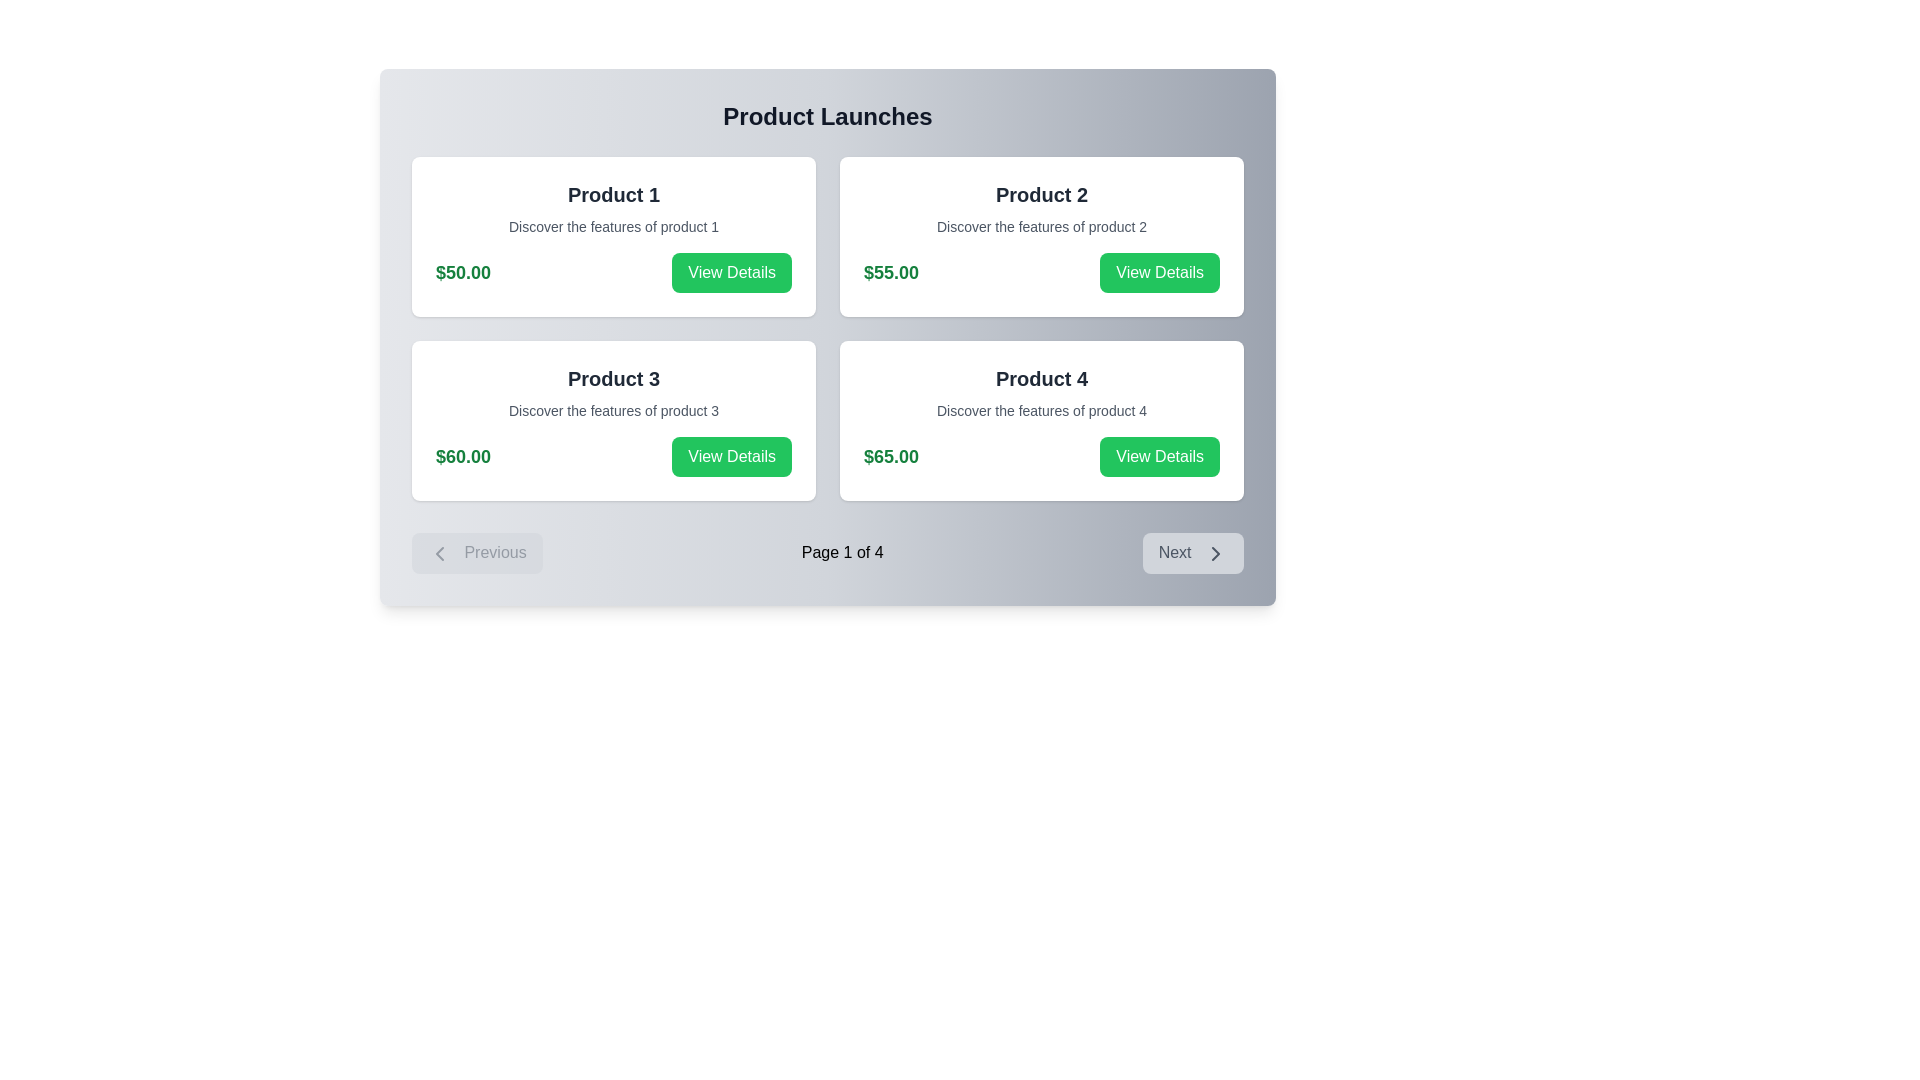 The width and height of the screenshot is (1920, 1080). Describe the element at coordinates (613, 410) in the screenshot. I see `the Text label that describes the product, located below the title 'Product 3' in the bottom-left card of the grid layout` at that location.